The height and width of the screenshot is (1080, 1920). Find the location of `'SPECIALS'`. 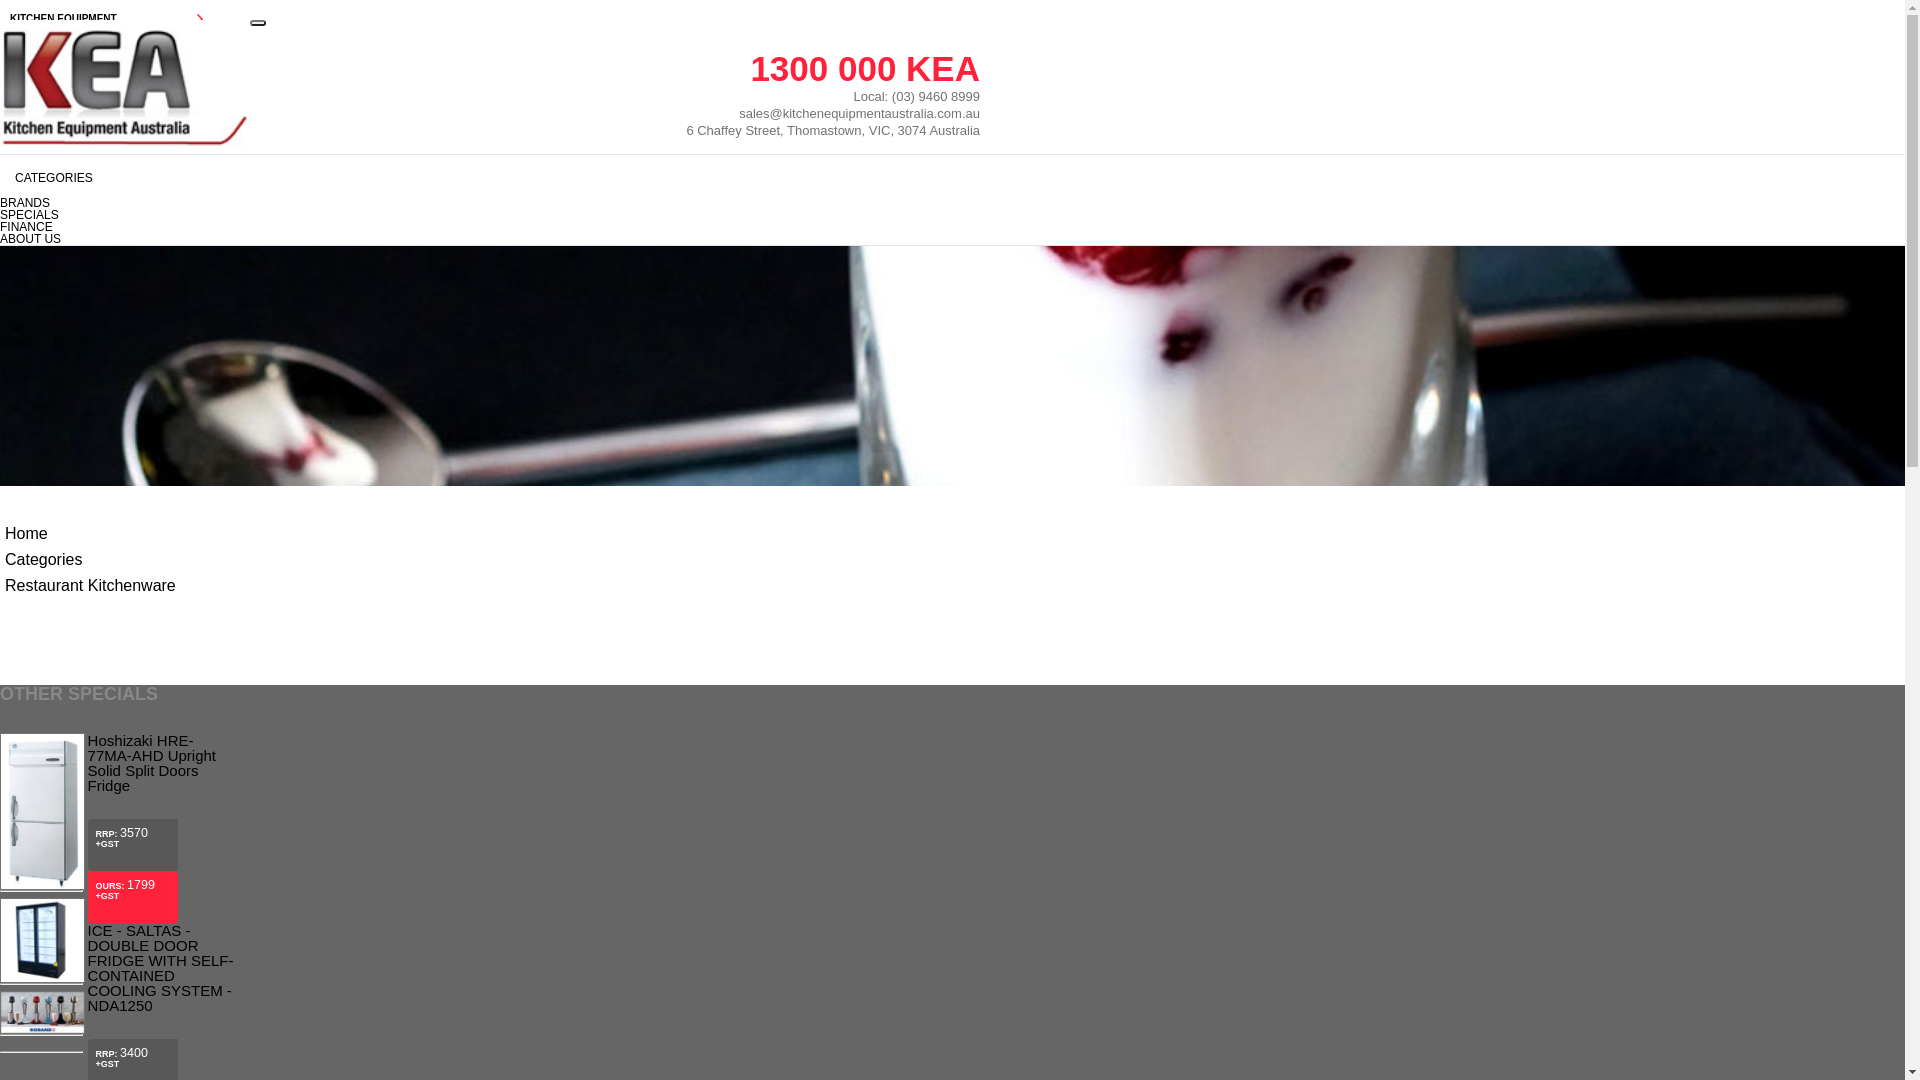

'SPECIALS' is located at coordinates (29, 215).